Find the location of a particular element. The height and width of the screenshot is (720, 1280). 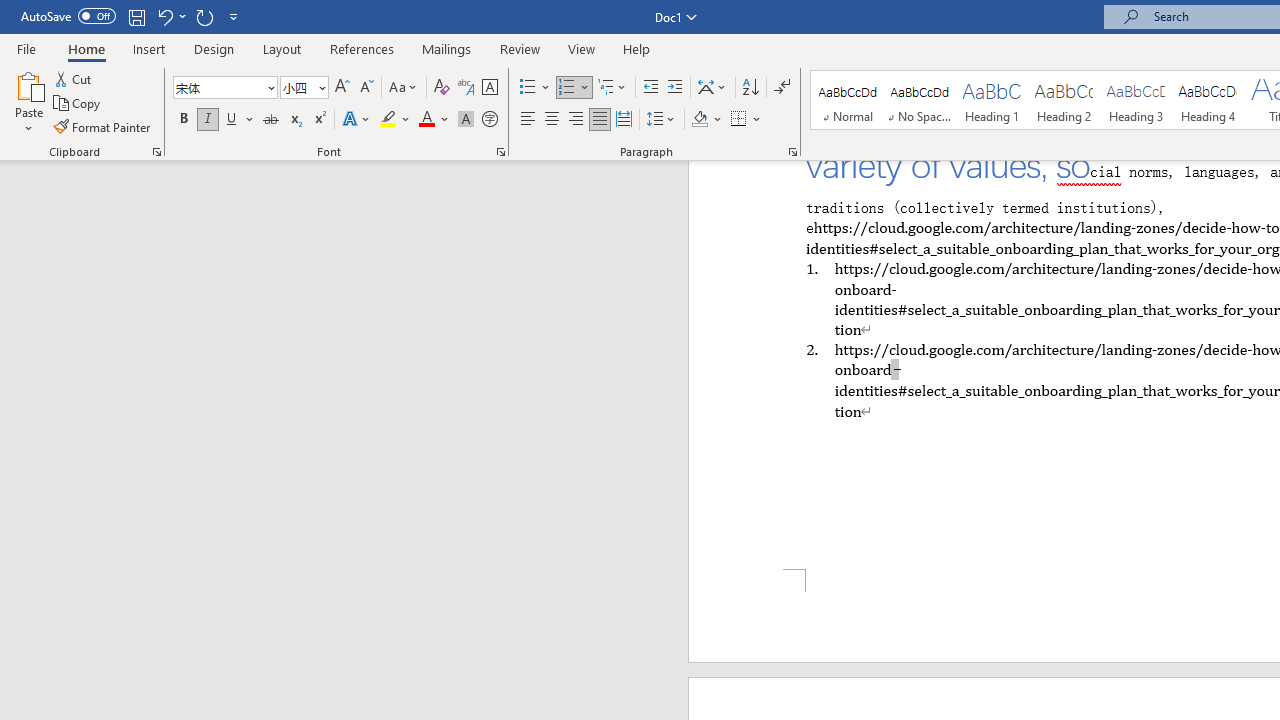

'Heading 3' is located at coordinates (1136, 100).